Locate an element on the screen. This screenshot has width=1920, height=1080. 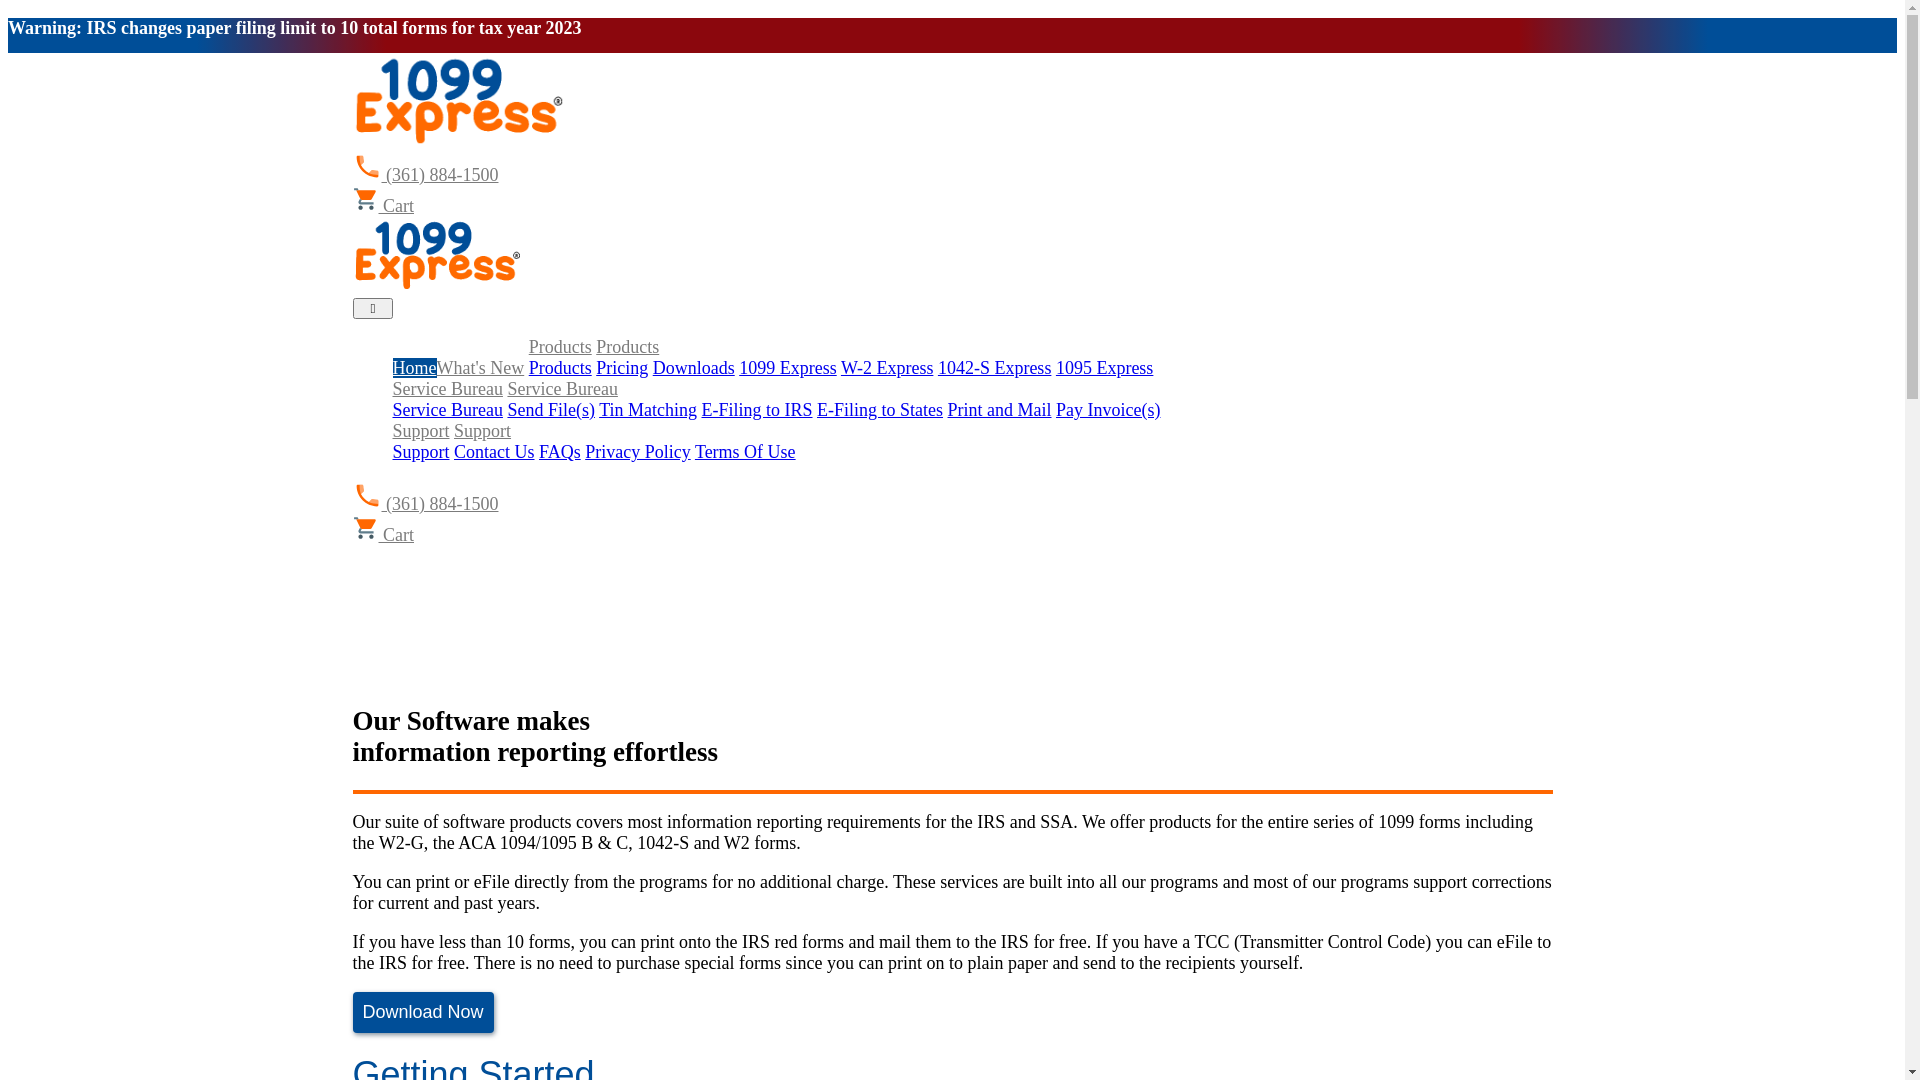
'Cart' is located at coordinates (383, 205).